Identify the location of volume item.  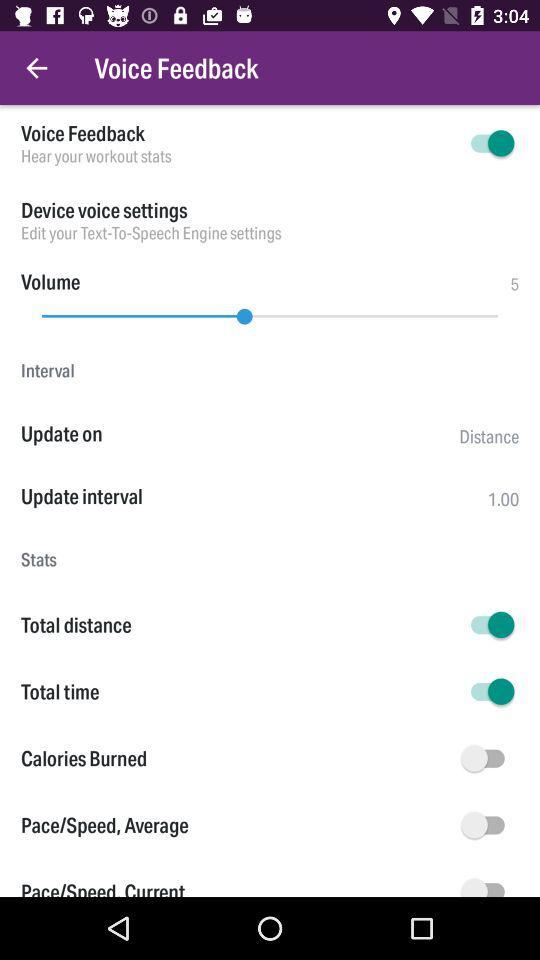
(50, 280).